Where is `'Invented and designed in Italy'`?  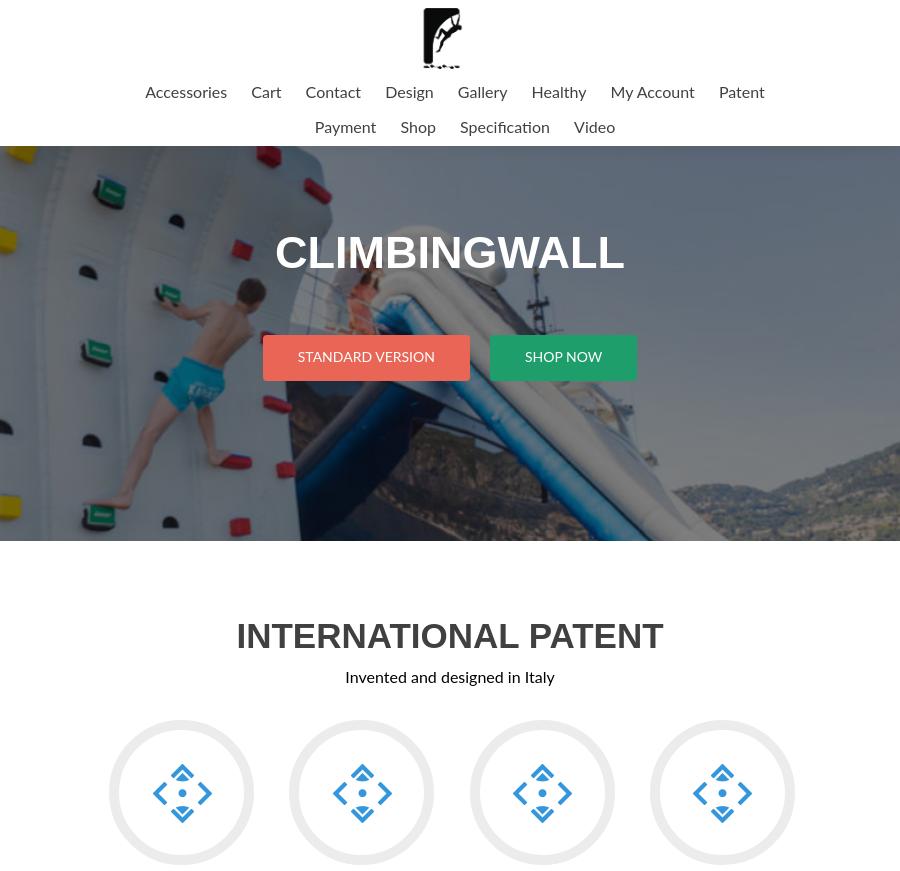
'Invented and designed in Italy' is located at coordinates (449, 676).